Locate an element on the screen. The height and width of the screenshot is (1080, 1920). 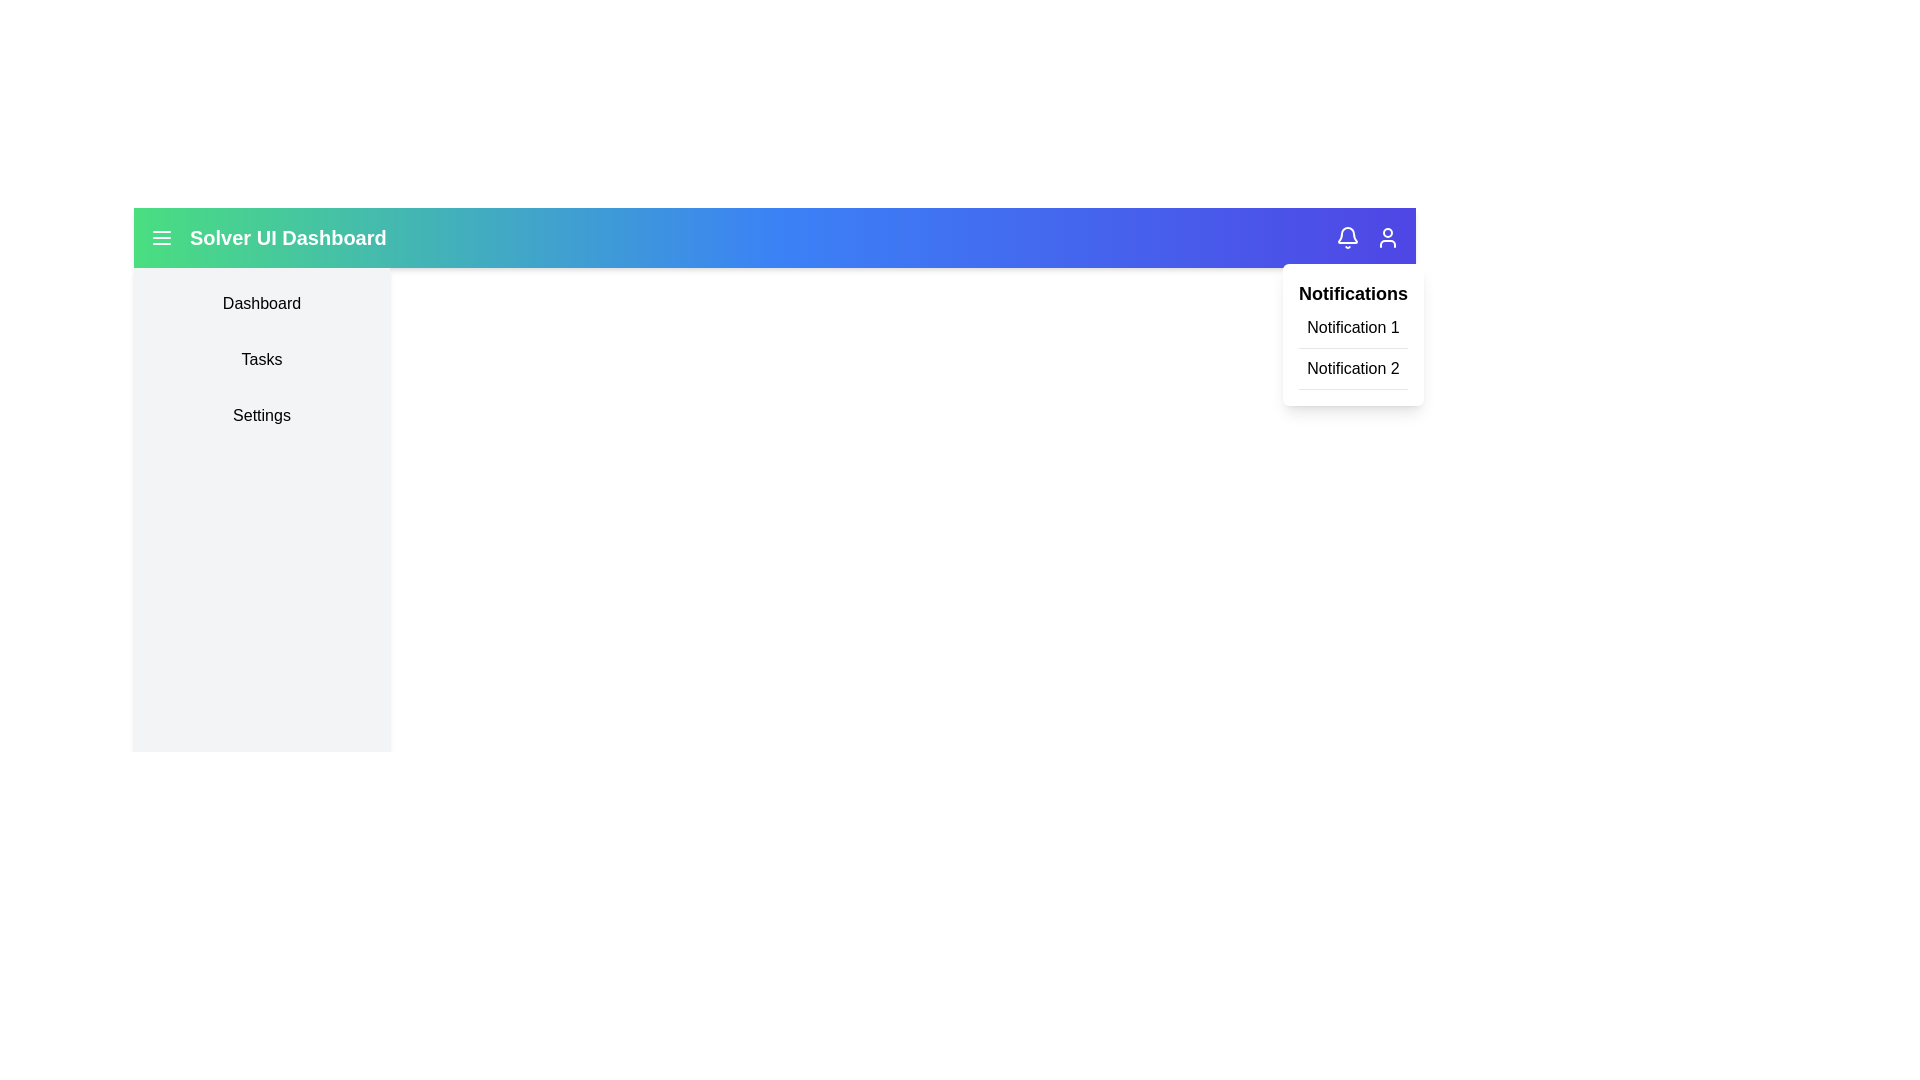
the user profile icon button located at the far-right of the navigation bar is located at coordinates (1386, 237).